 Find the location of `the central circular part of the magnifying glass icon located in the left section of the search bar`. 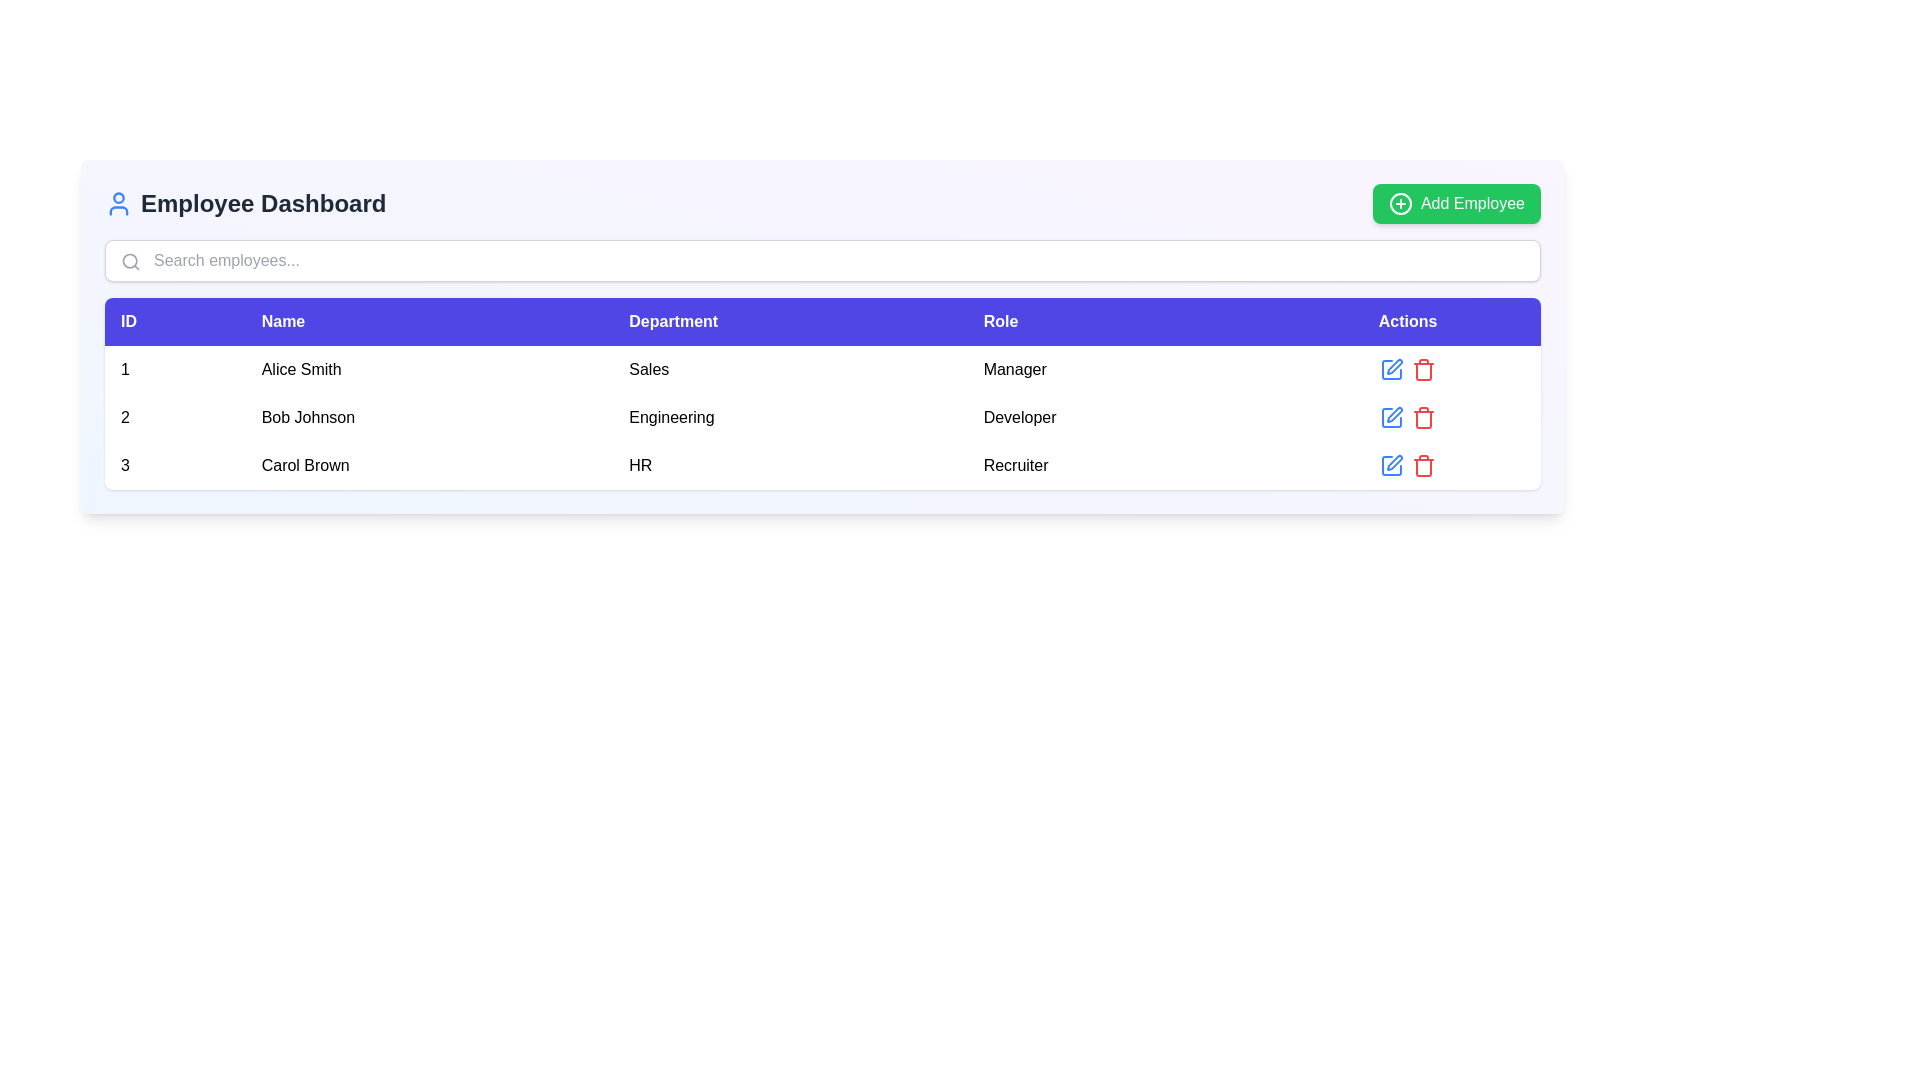

the central circular part of the magnifying glass icon located in the left section of the search bar is located at coordinates (129, 260).